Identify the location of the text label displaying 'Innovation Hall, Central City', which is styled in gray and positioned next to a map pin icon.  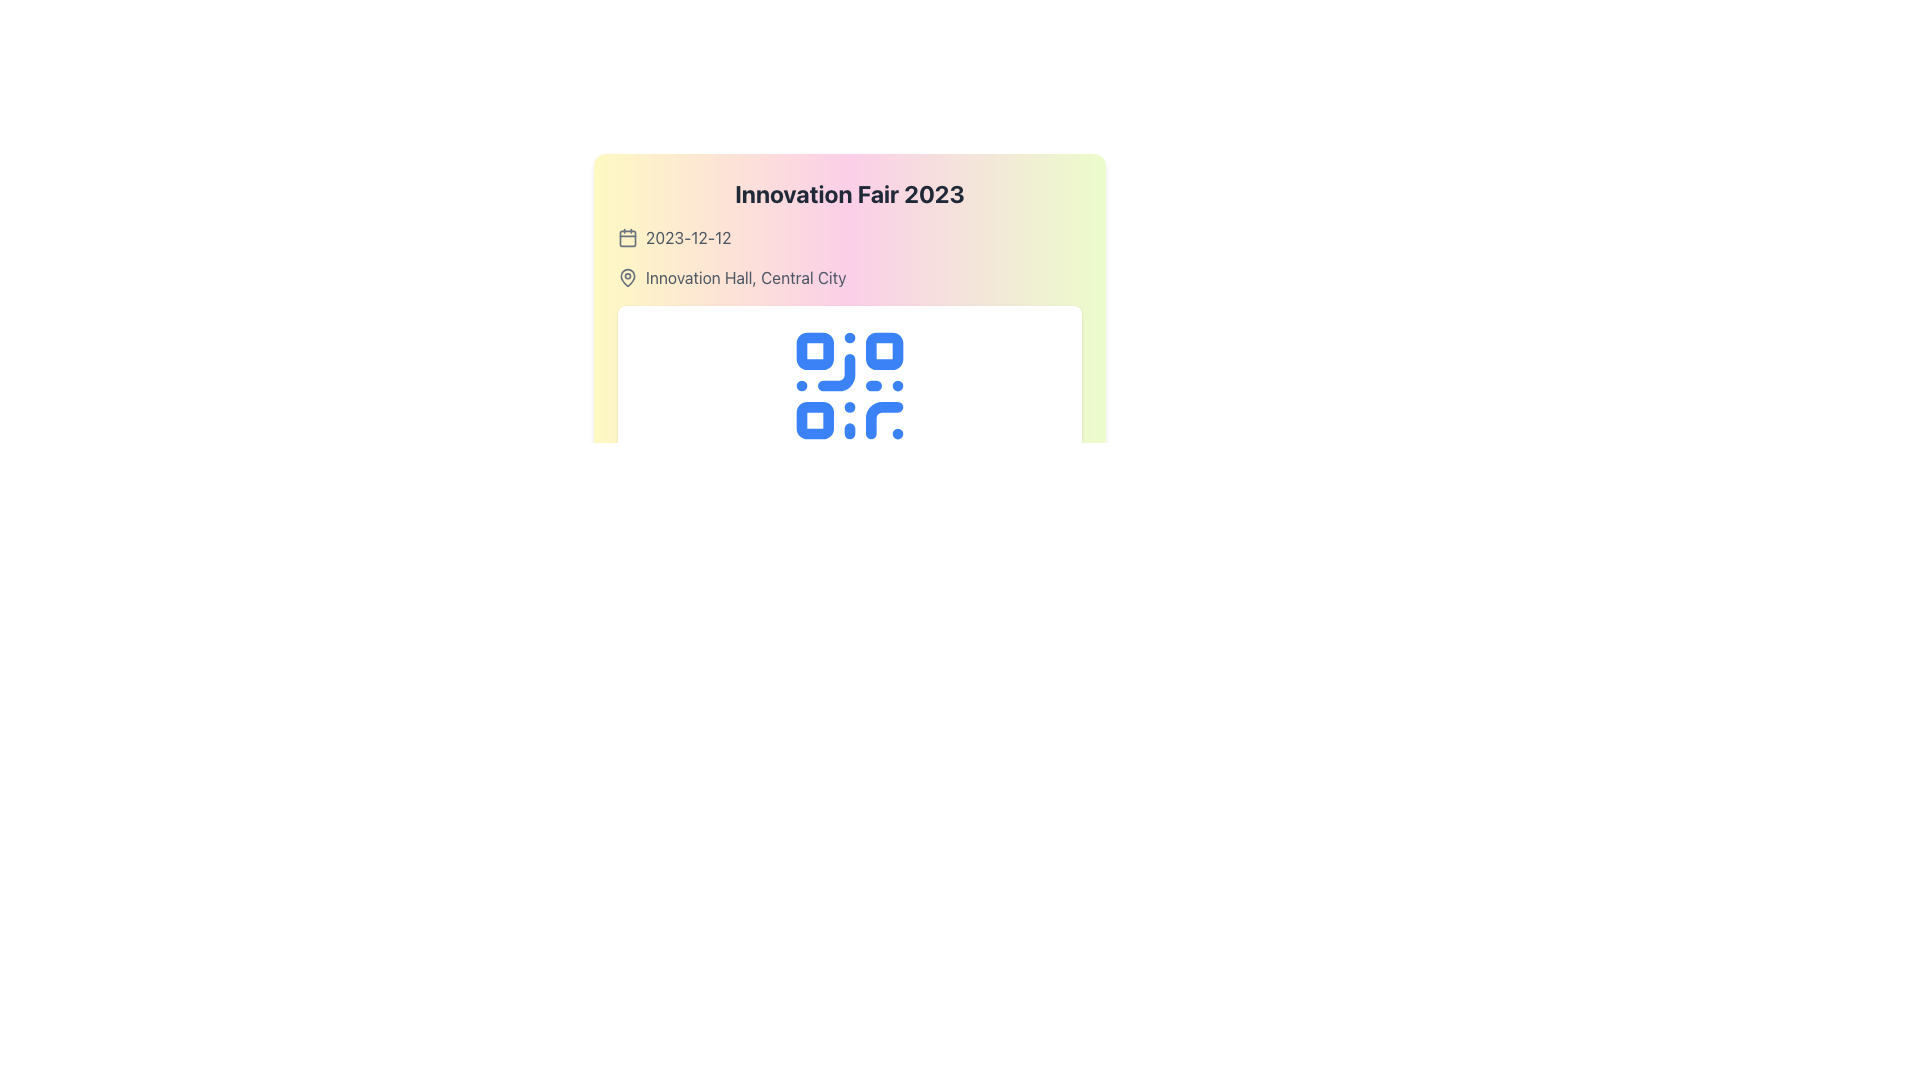
(745, 277).